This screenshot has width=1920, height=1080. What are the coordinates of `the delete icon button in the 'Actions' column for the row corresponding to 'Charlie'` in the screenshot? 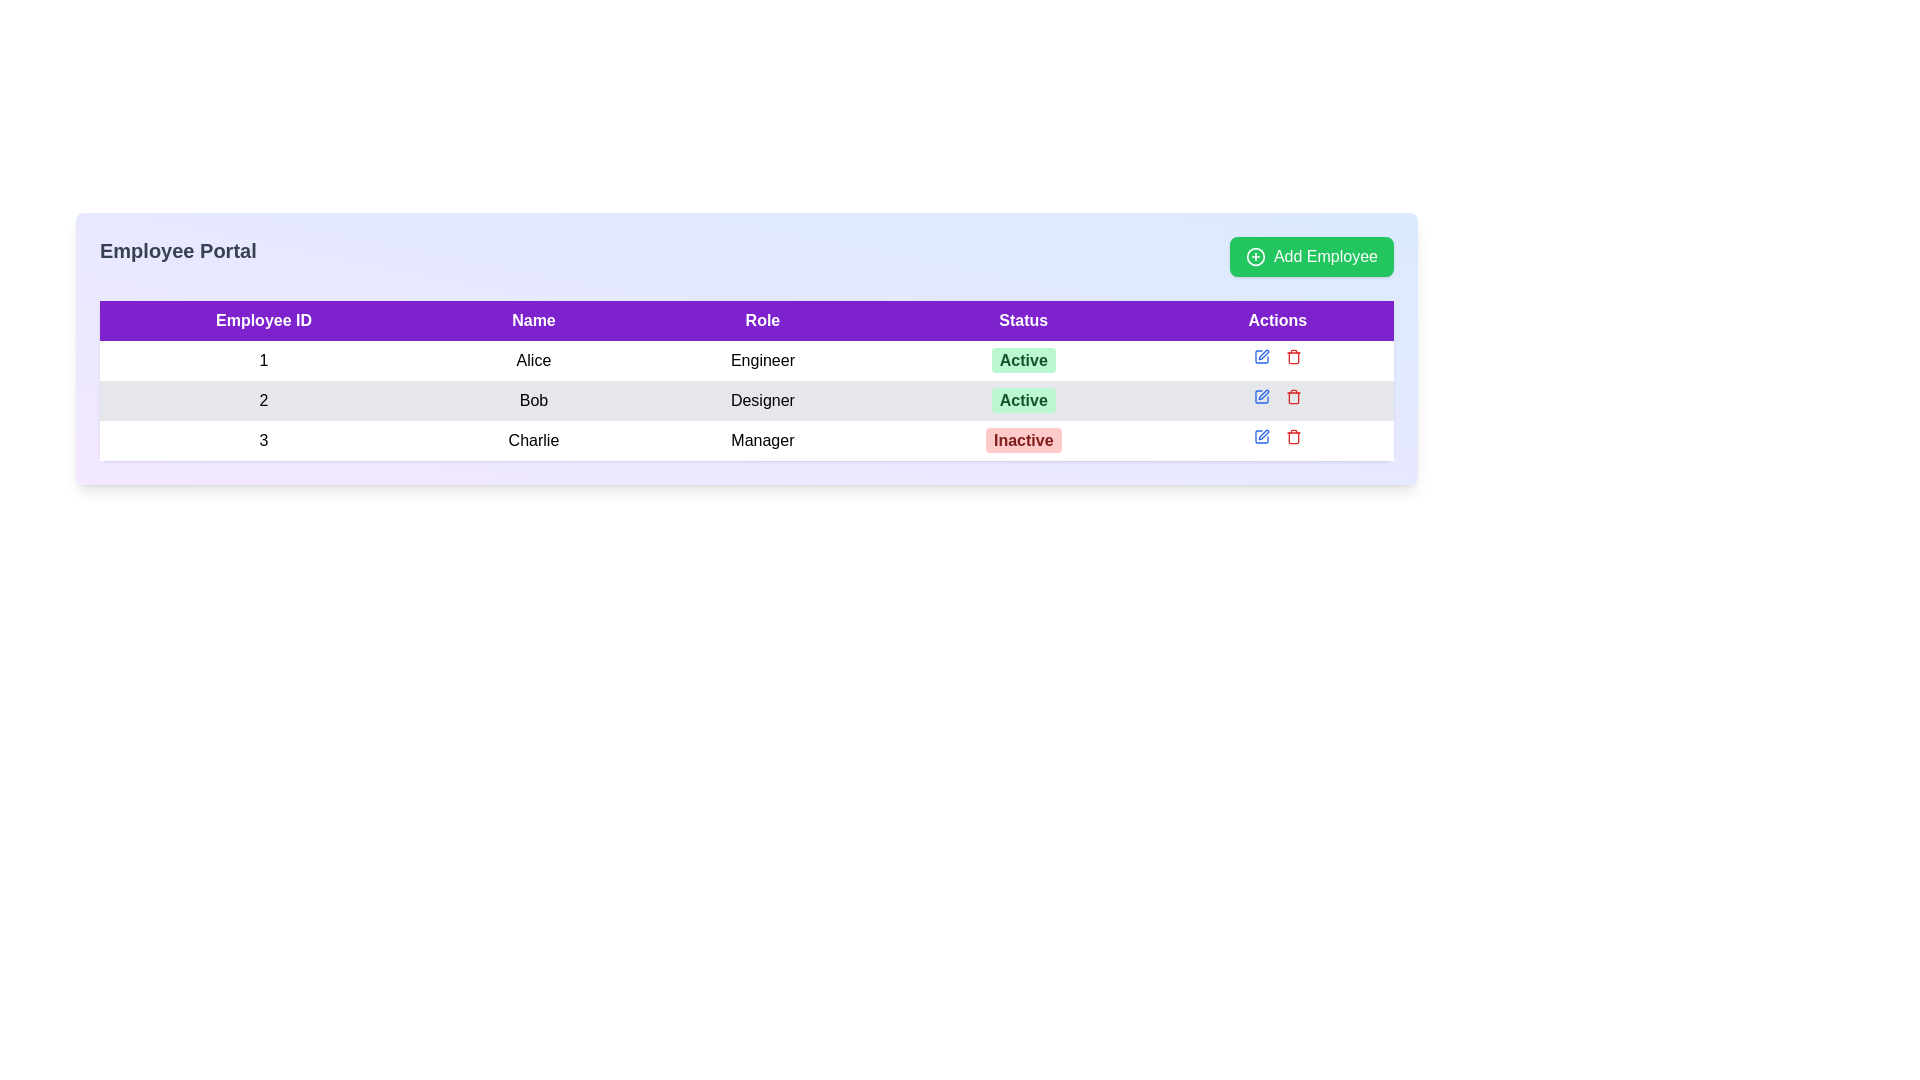 It's located at (1292, 435).